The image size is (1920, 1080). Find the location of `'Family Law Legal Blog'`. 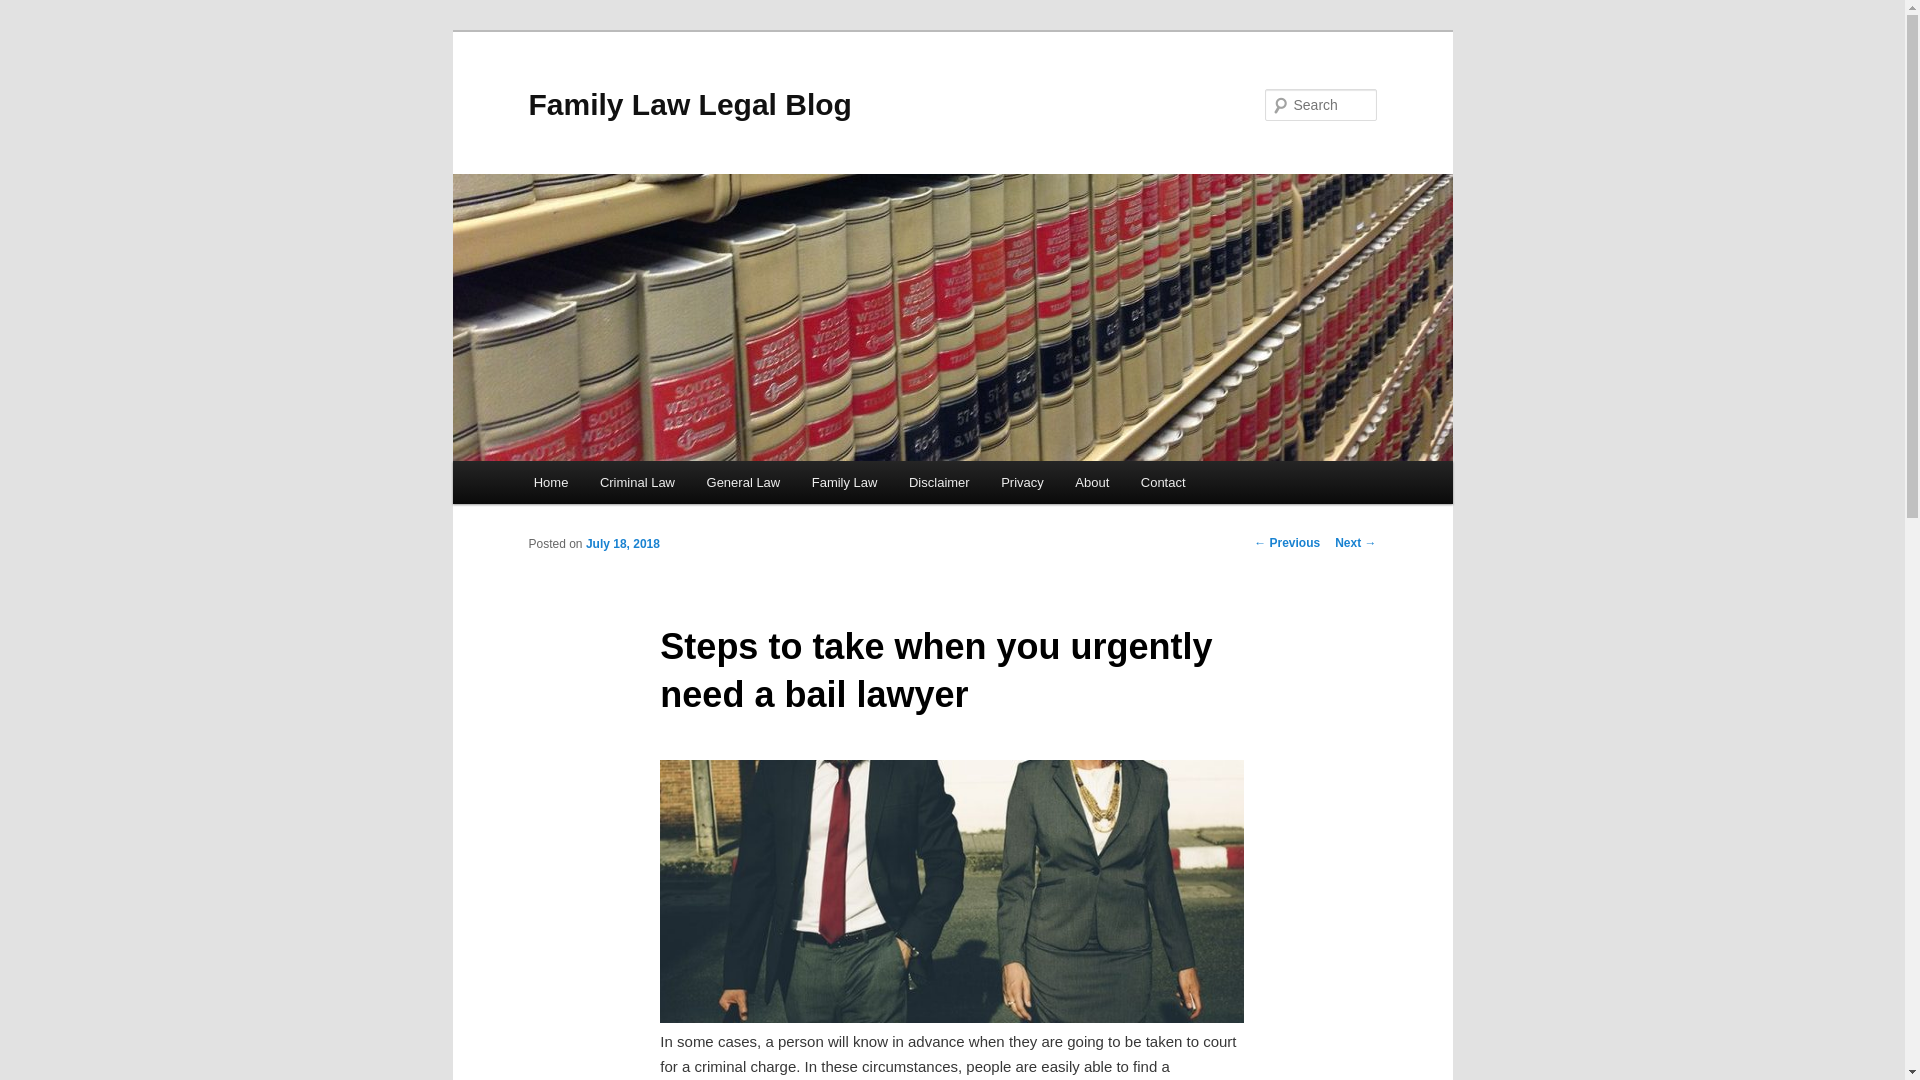

'Family Law Legal Blog' is located at coordinates (689, 104).